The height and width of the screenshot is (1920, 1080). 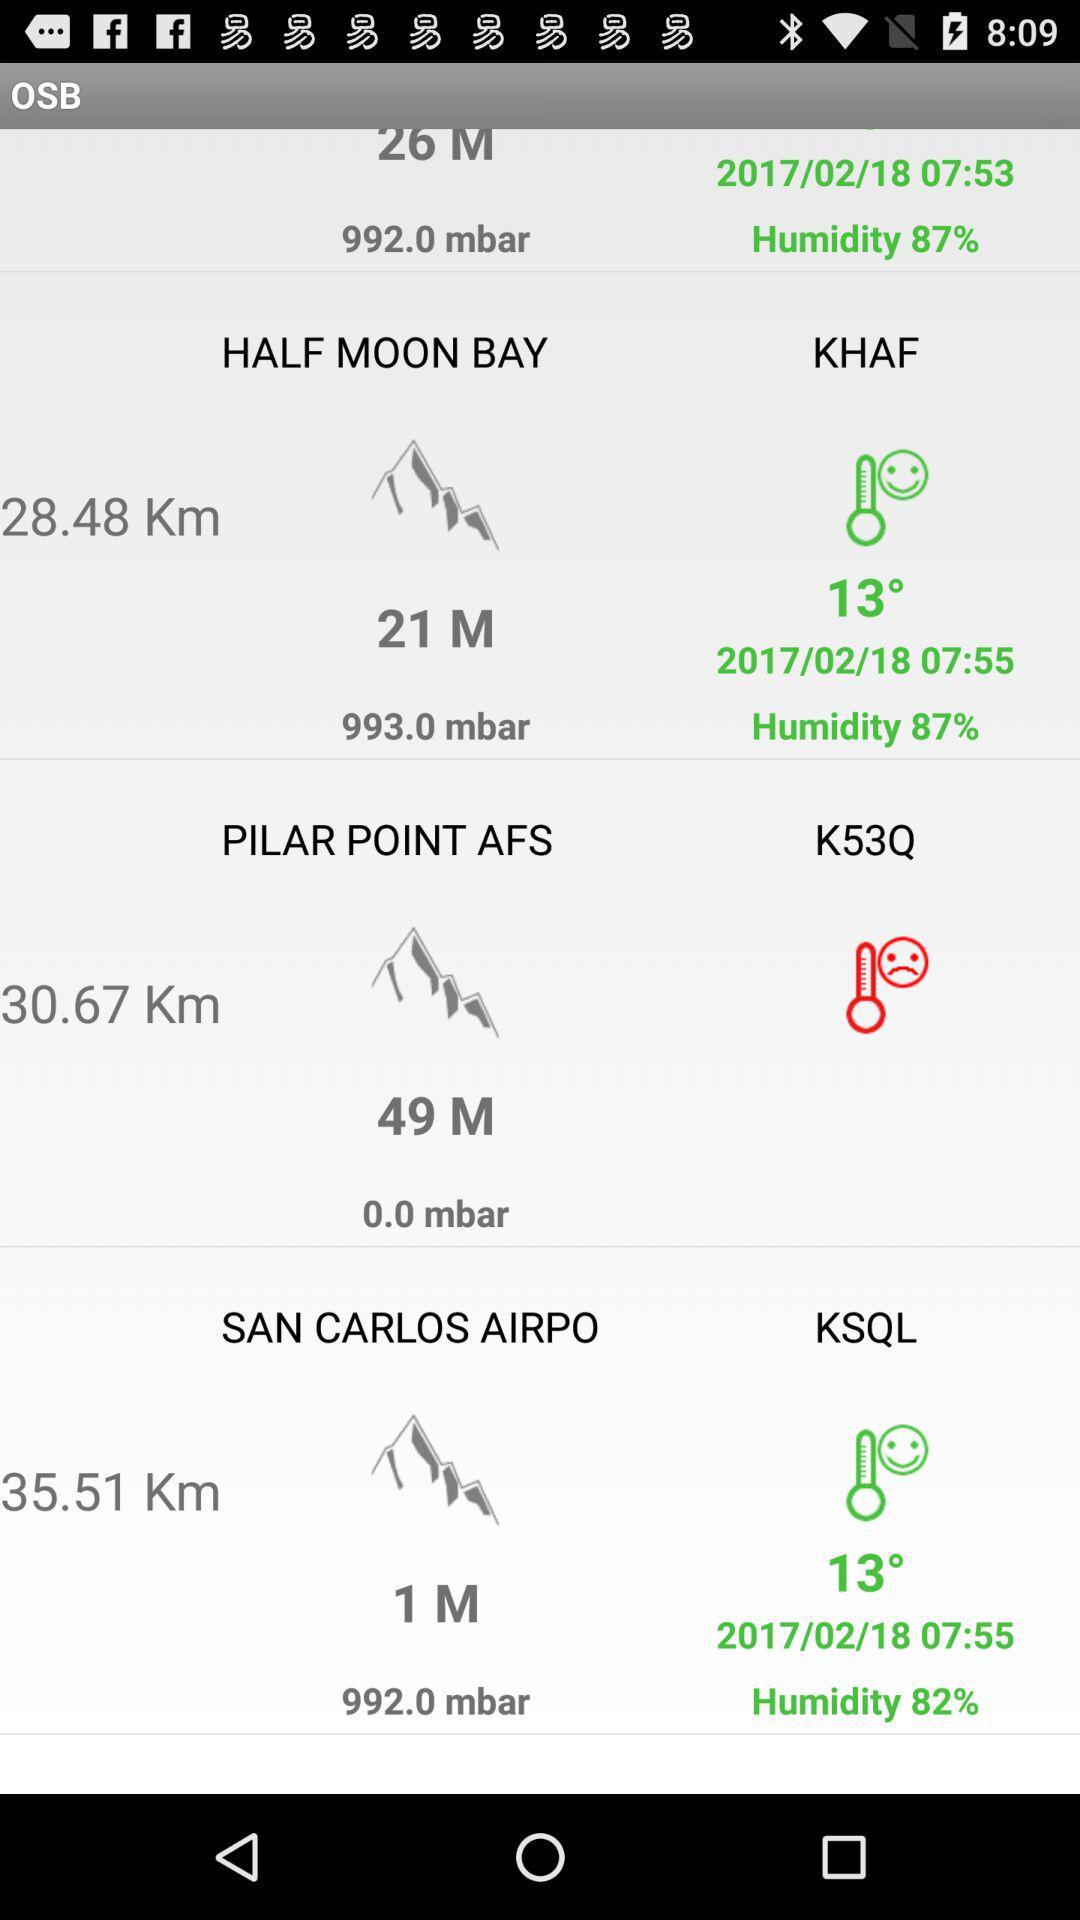 I want to click on the icon which is just below the ksql, so click(x=863, y=1470).